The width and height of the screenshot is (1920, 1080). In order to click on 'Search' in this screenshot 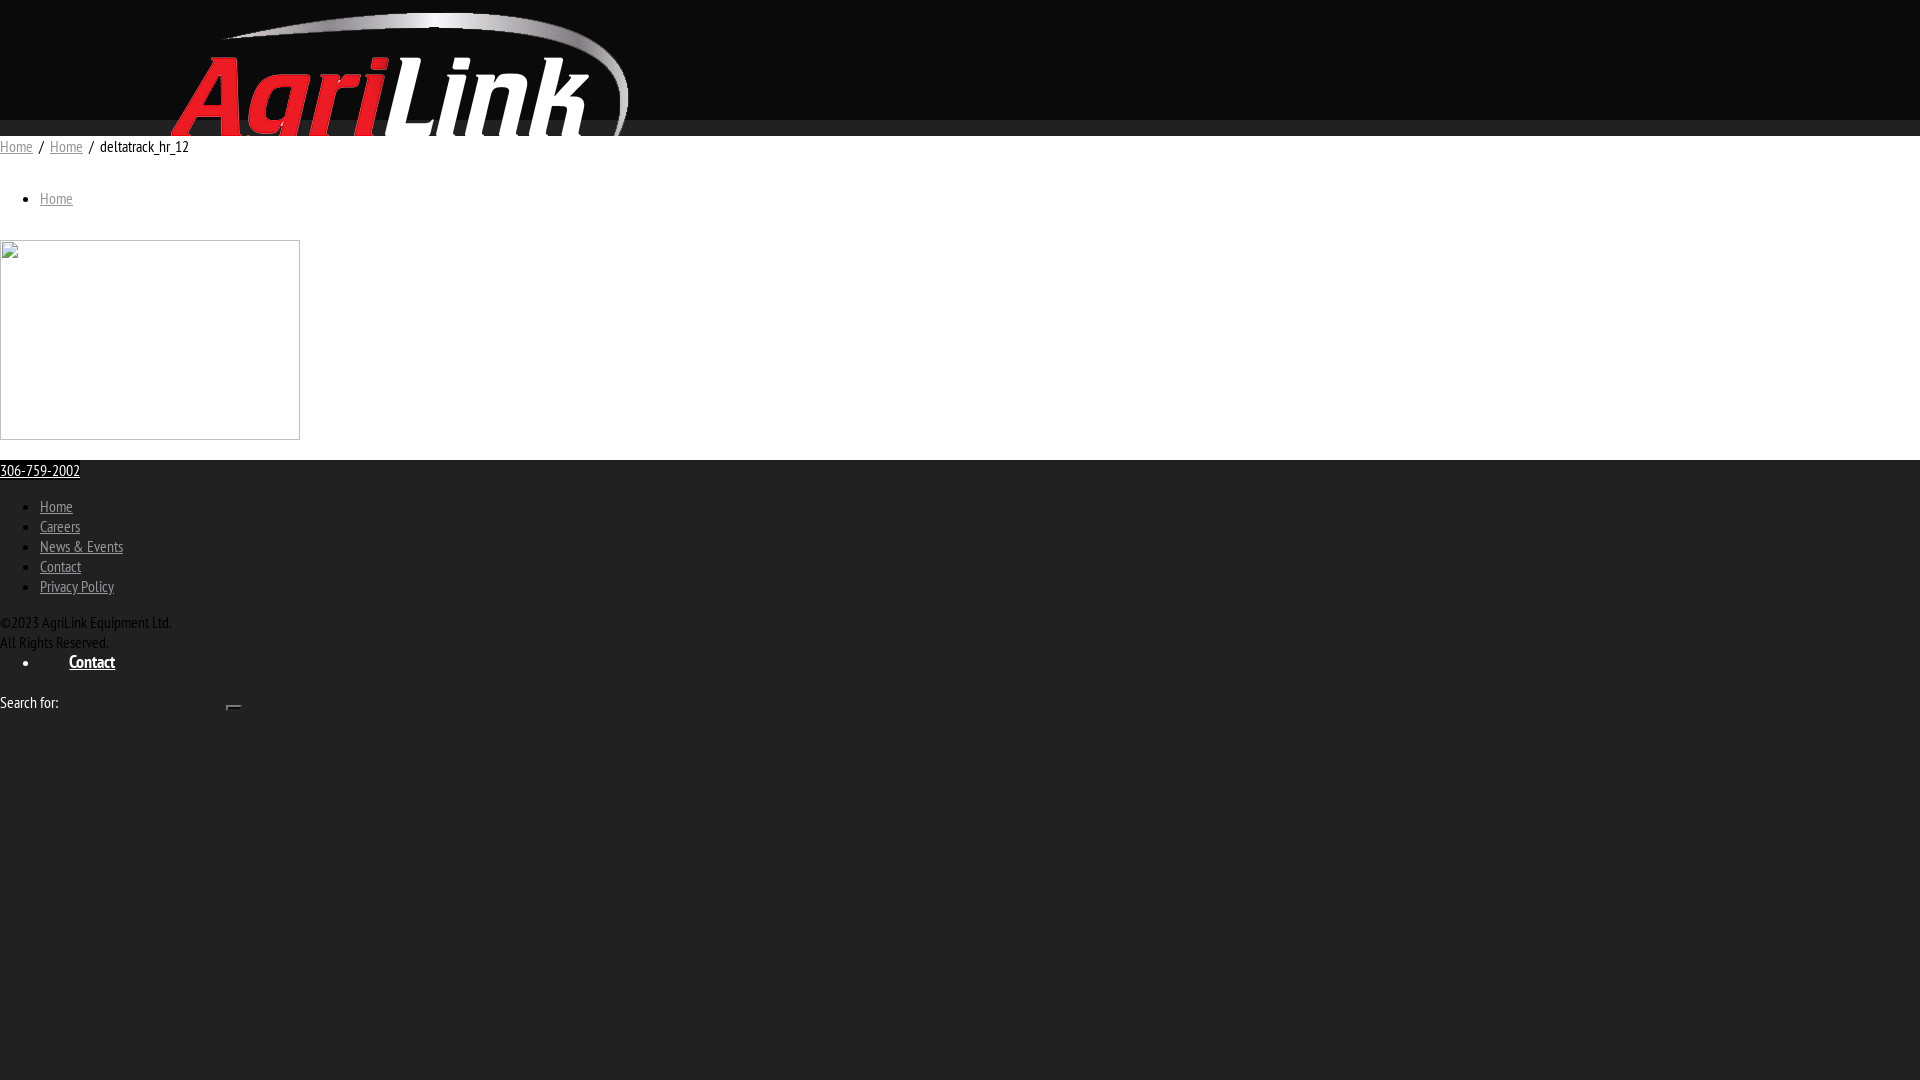, I will do `click(225, 707)`.